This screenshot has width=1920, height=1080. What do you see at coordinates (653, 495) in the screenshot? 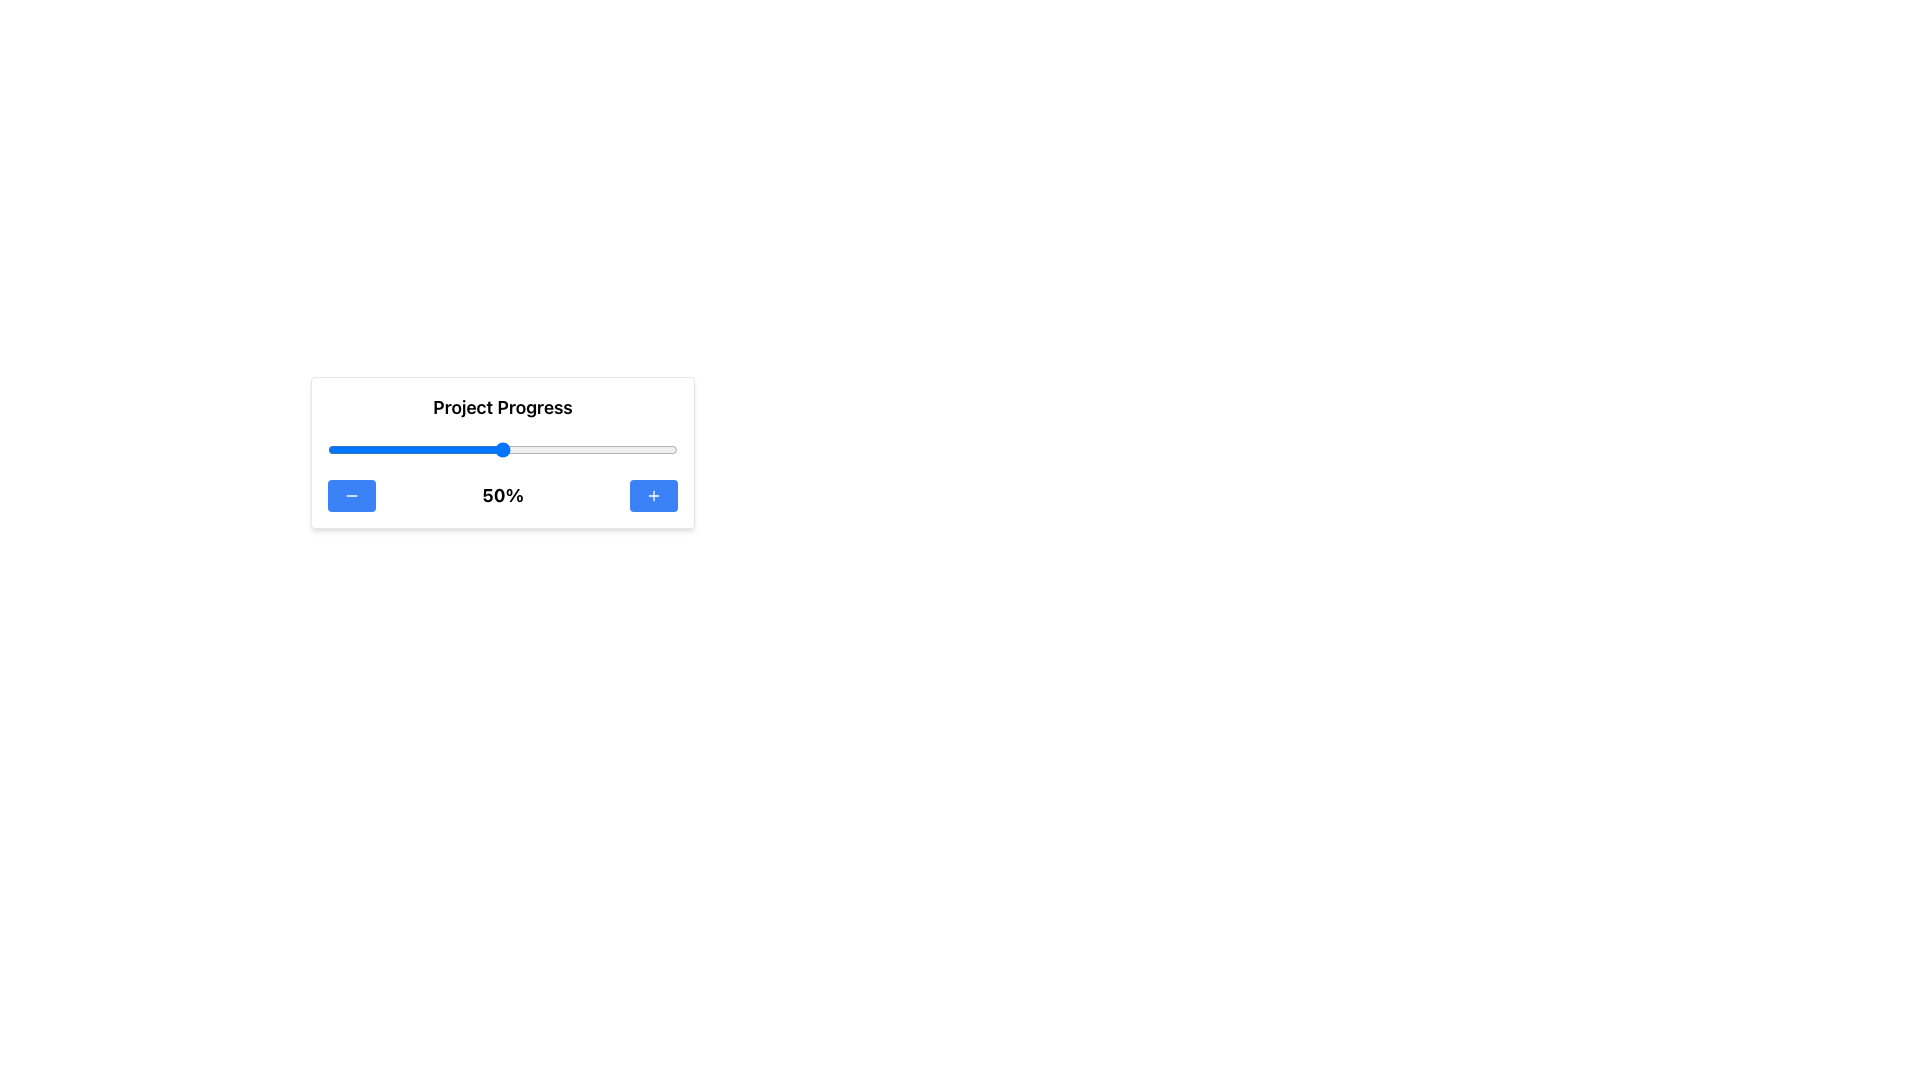
I see `the increment button positioned to the right of the '50%' text, which features a plus icon, to potentially reveal additional information` at bounding box center [653, 495].